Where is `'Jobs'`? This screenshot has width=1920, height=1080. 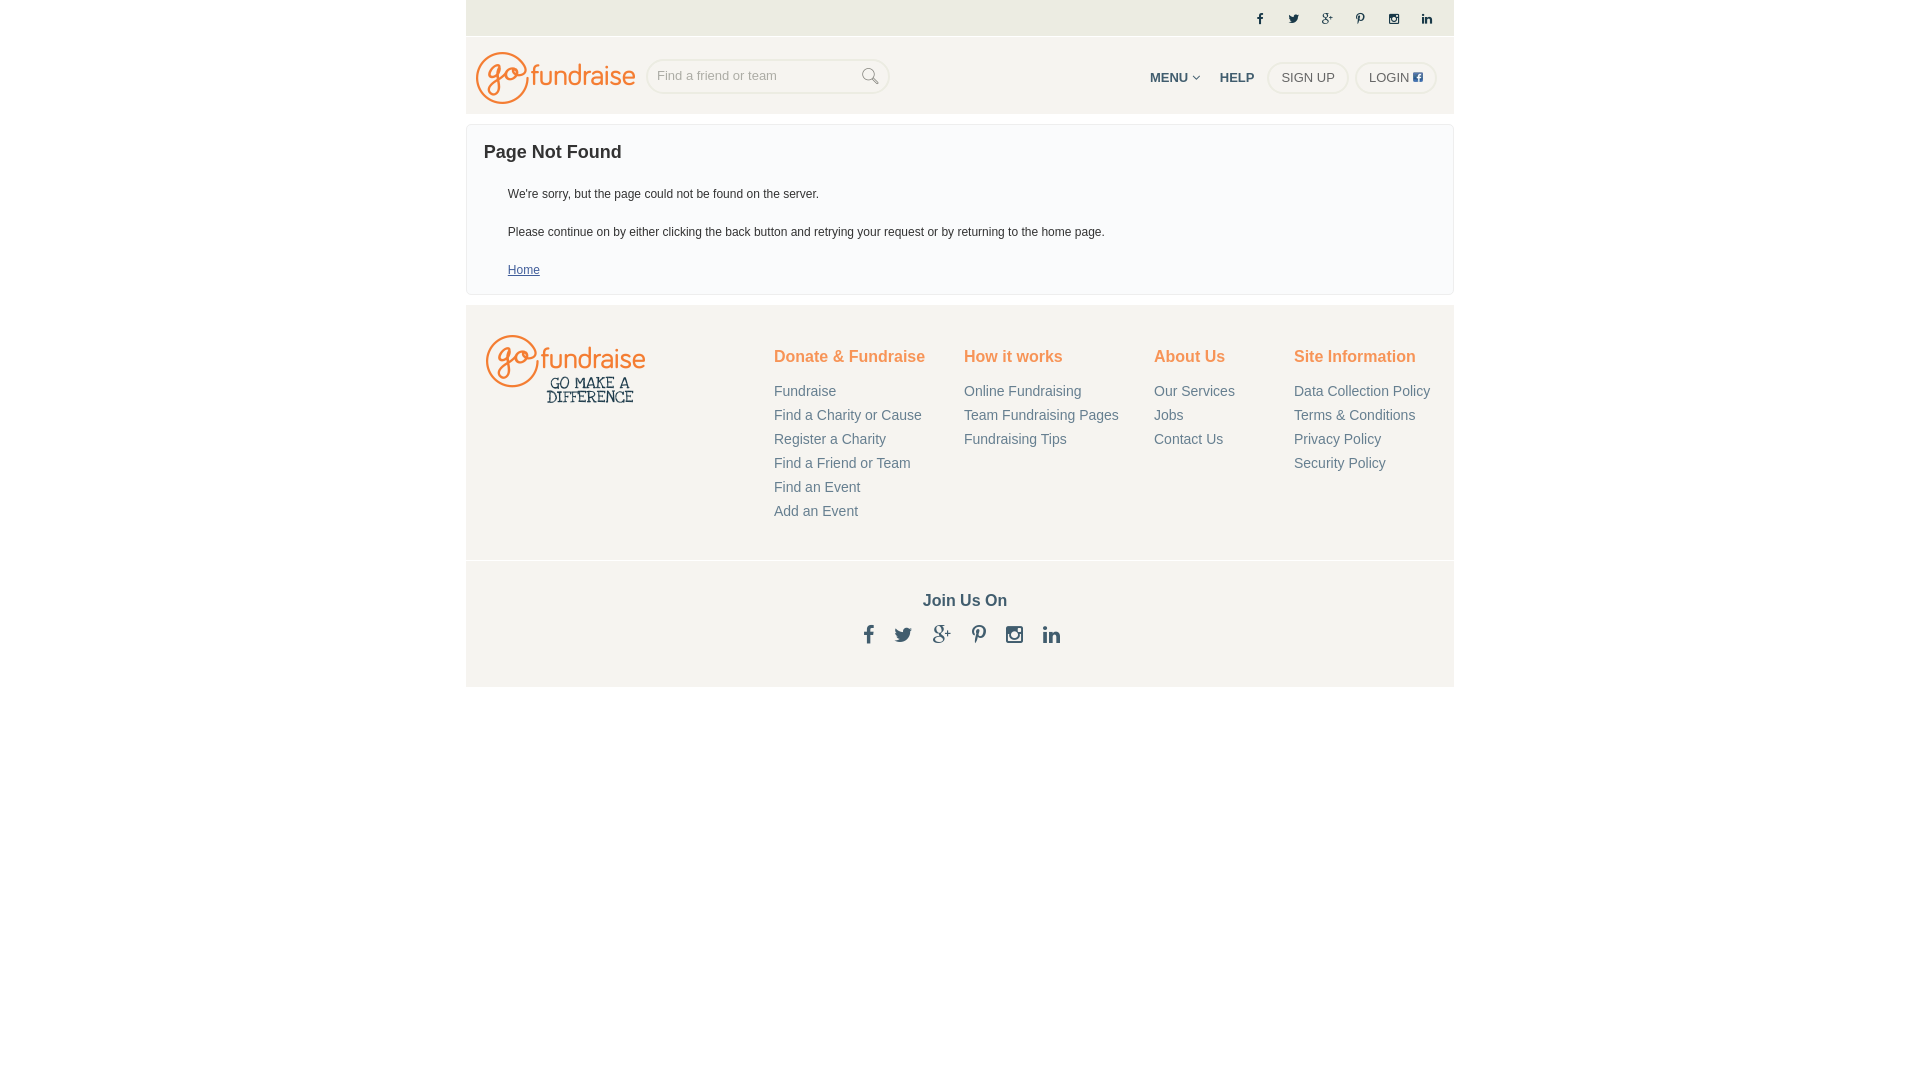
'Jobs' is located at coordinates (1153, 414).